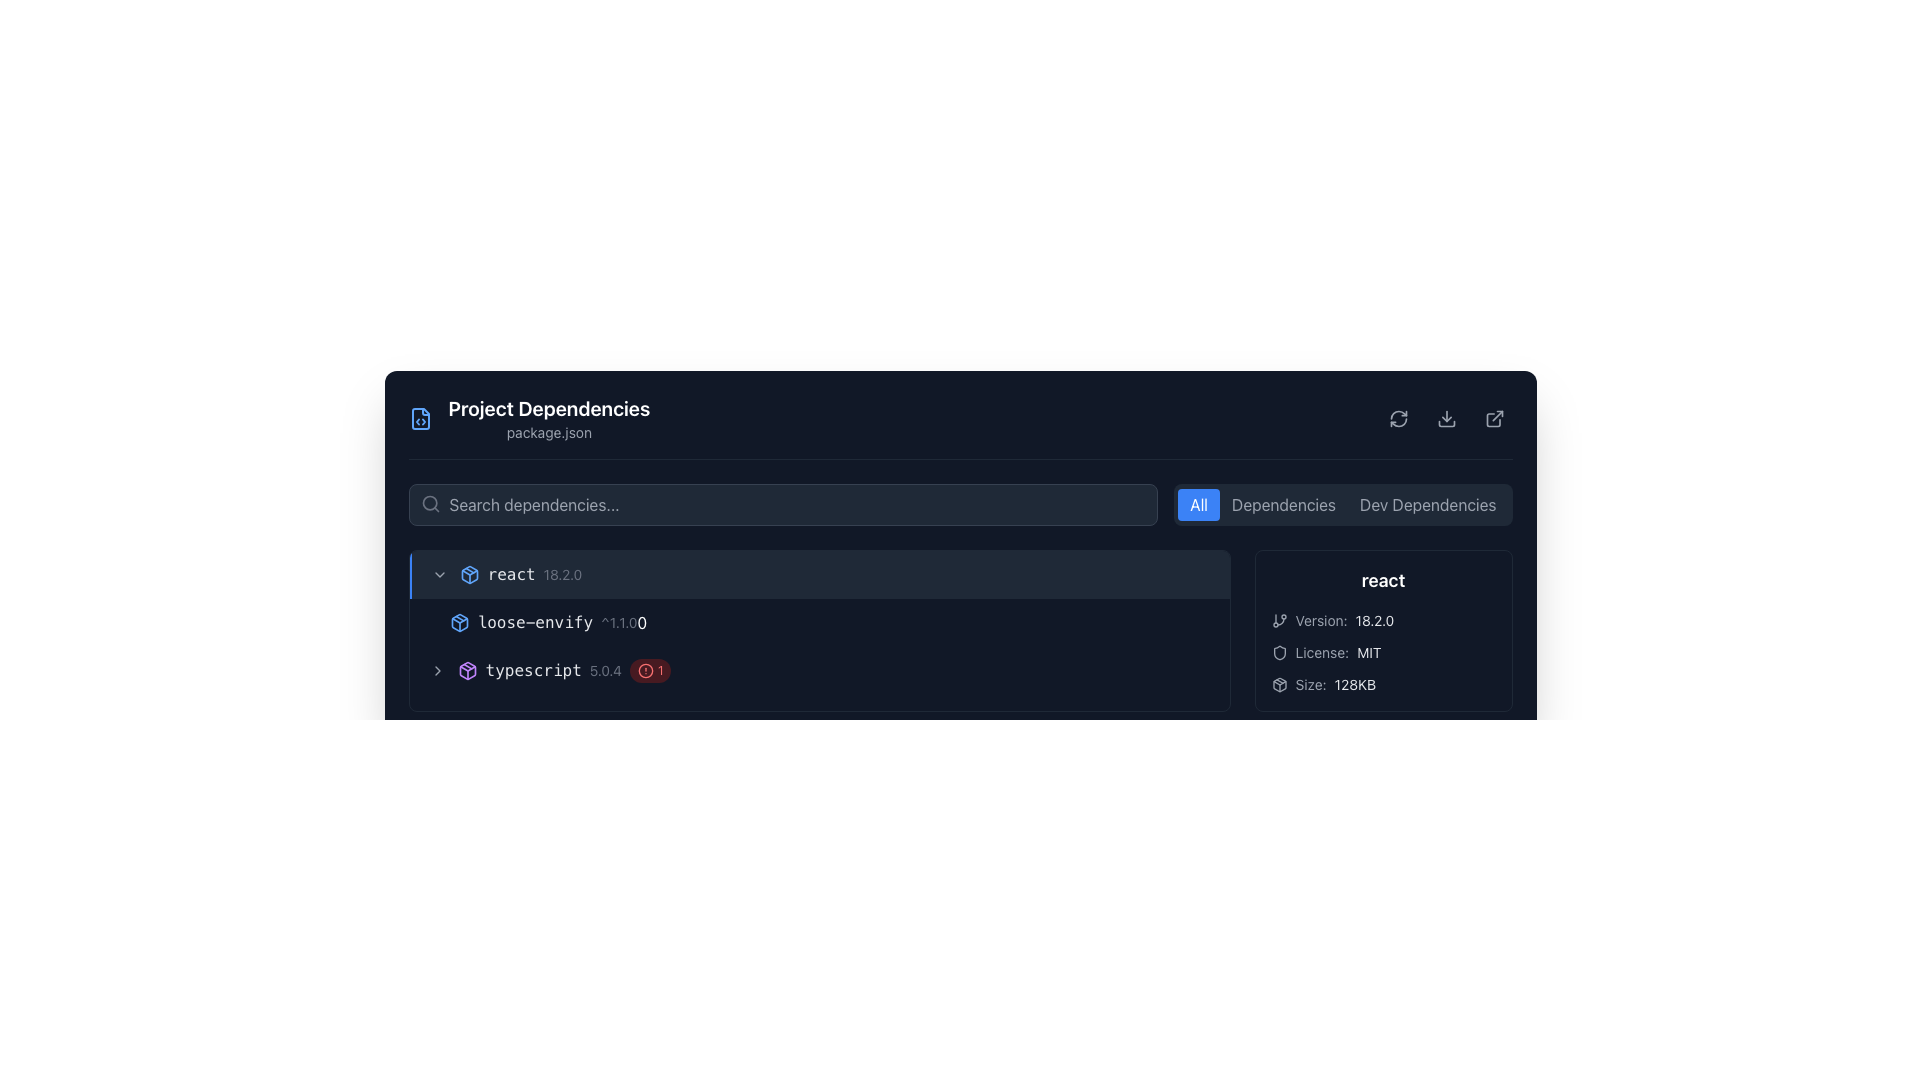 Image resolution: width=1920 pixels, height=1080 pixels. What do you see at coordinates (1322, 652) in the screenshot?
I see `the 'License:' label, which is a small, gray text element located in the right section under the 'react' dependency details, positioned second from the left in a horizontal group` at bounding box center [1322, 652].